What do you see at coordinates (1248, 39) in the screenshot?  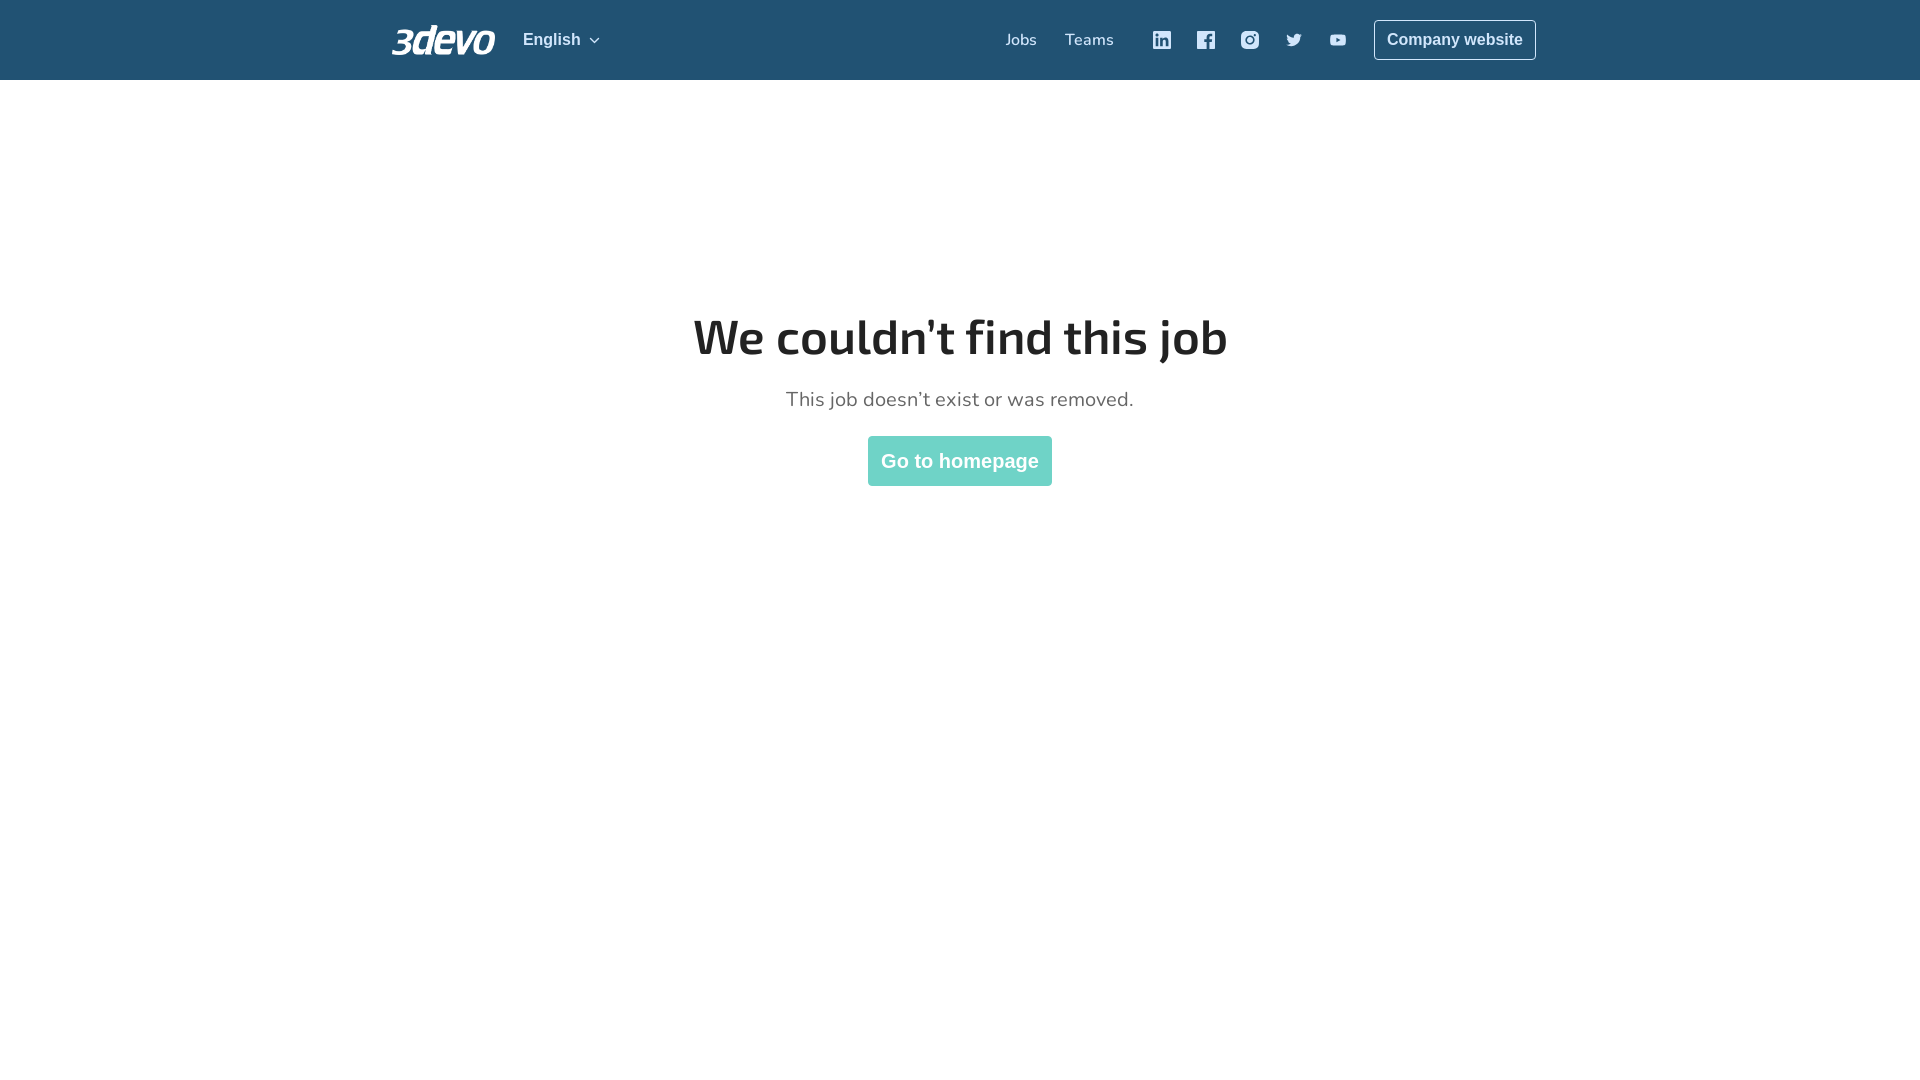 I see `'instagram'` at bounding box center [1248, 39].